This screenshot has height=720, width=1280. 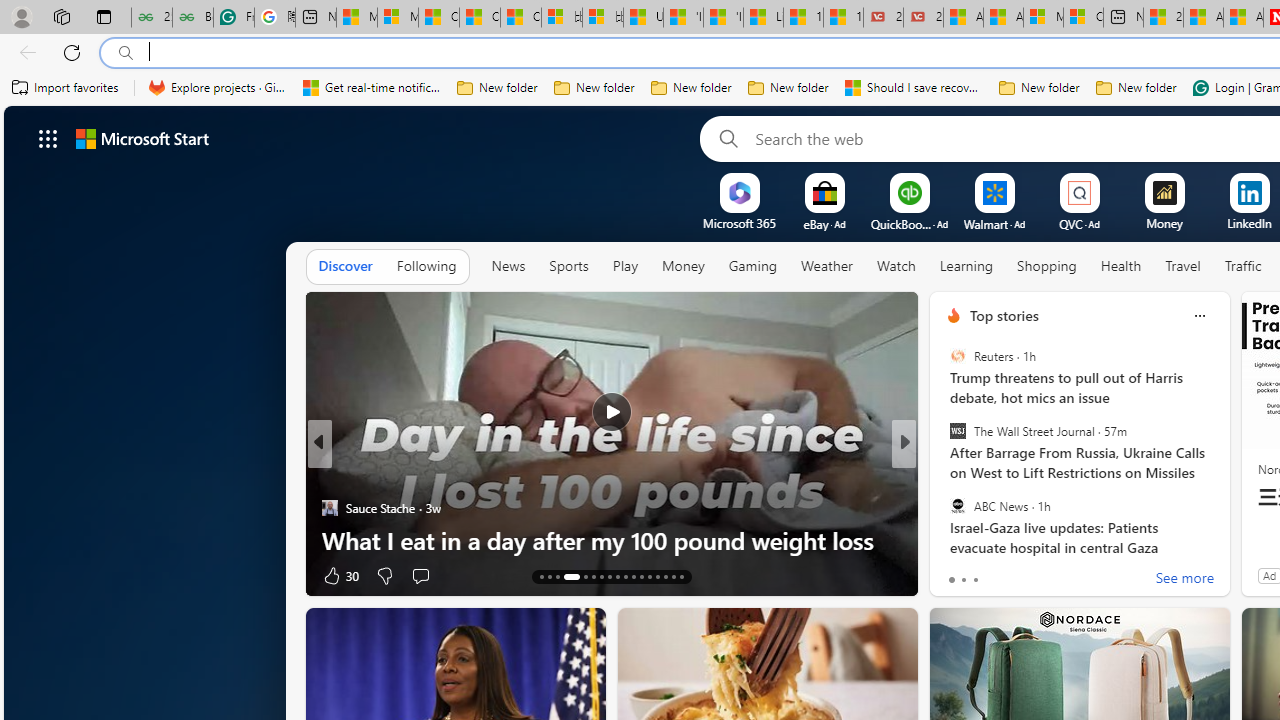 I want to click on 'AutomationID: tab-29', so click(x=681, y=577).